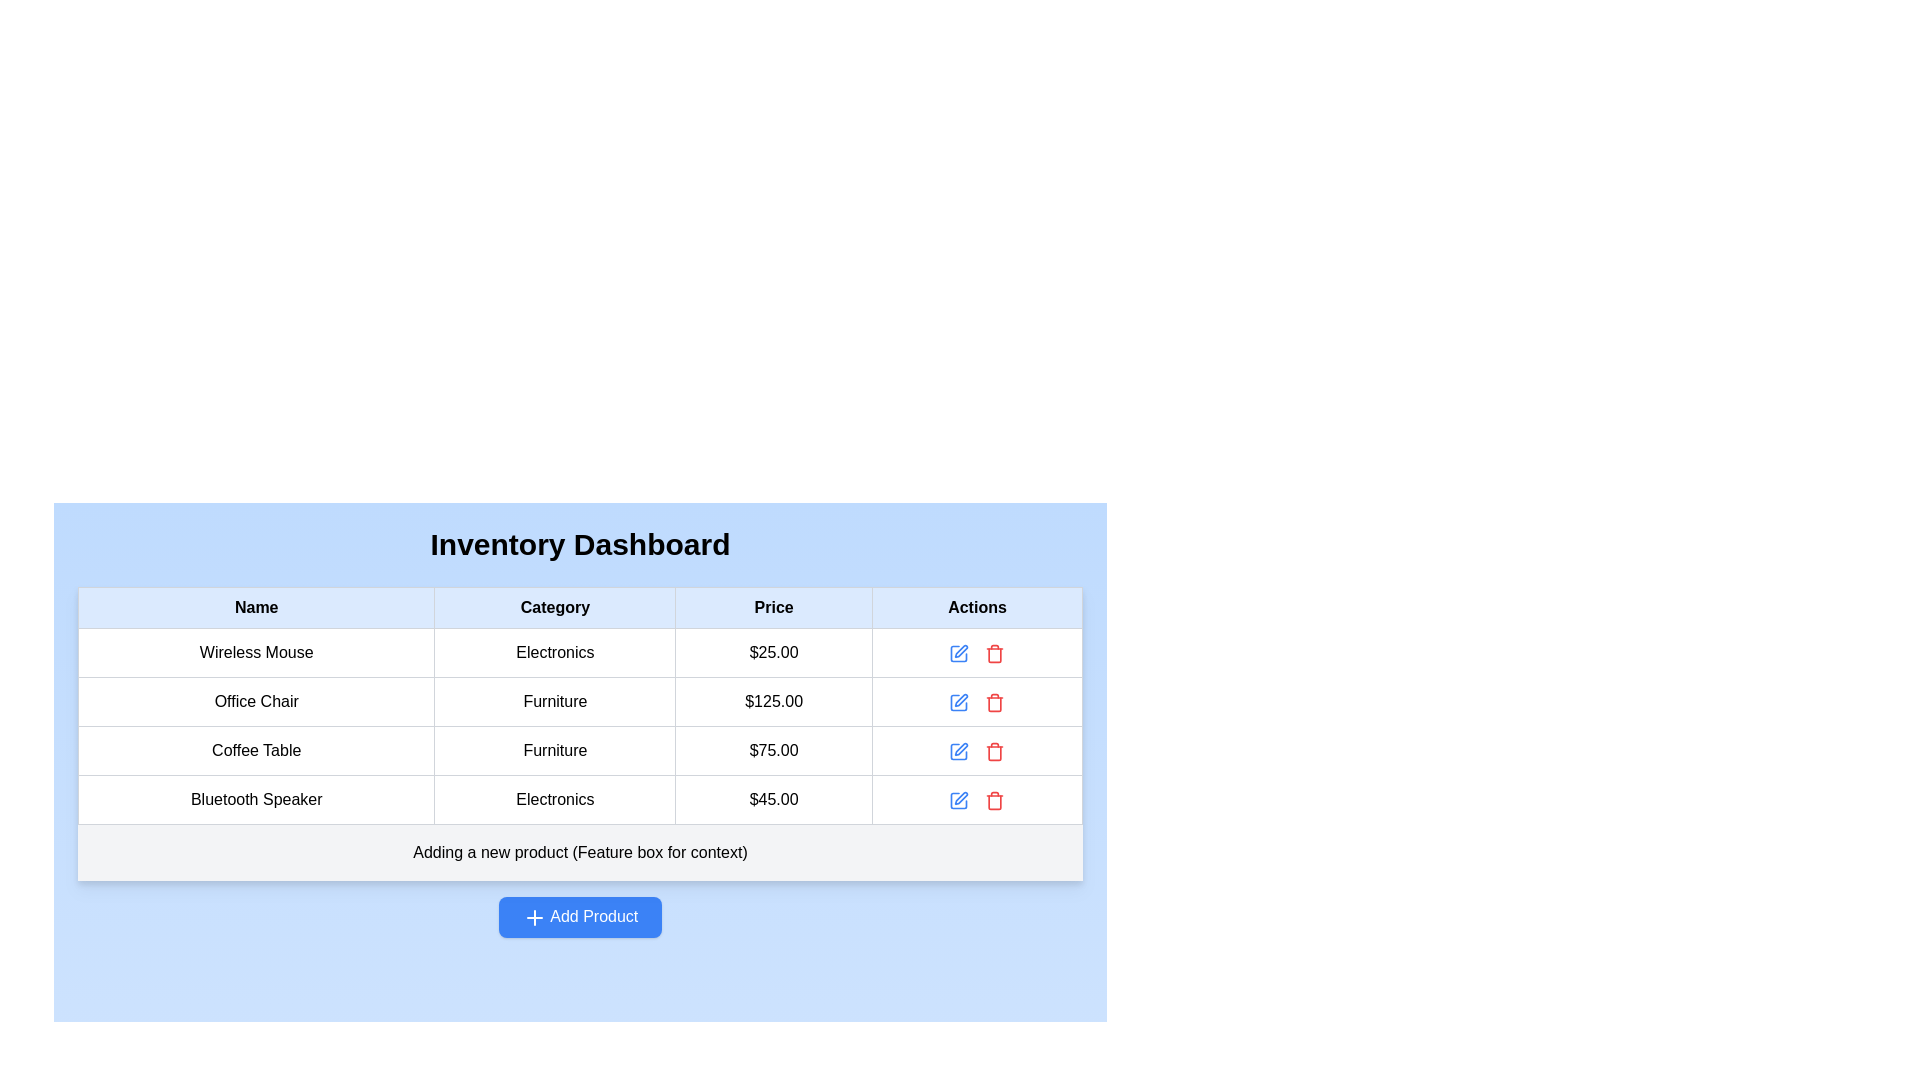  Describe the element at coordinates (995, 701) in the screenshot. I see `the red trash icon in the 'Actions' column of the third row in the inventory table` at that location.